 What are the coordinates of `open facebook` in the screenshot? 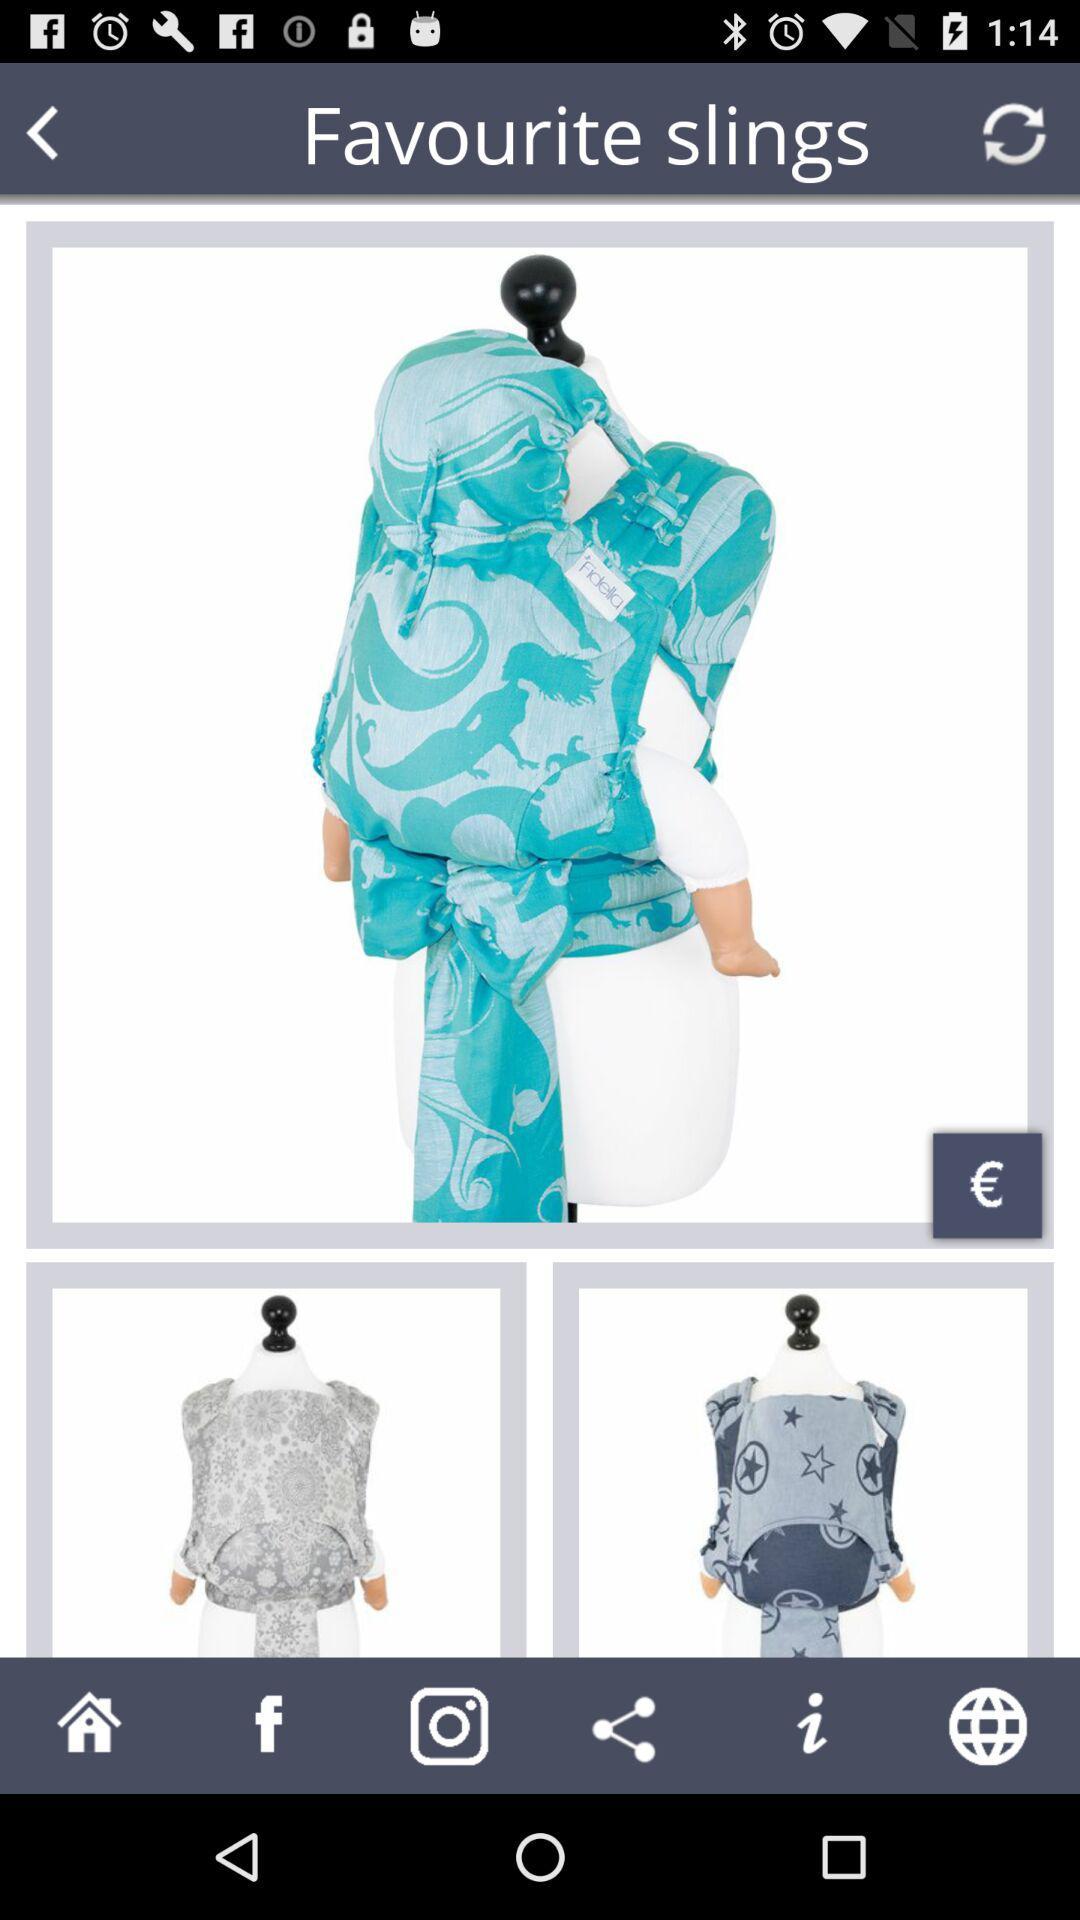 It's located at (270, 1724).